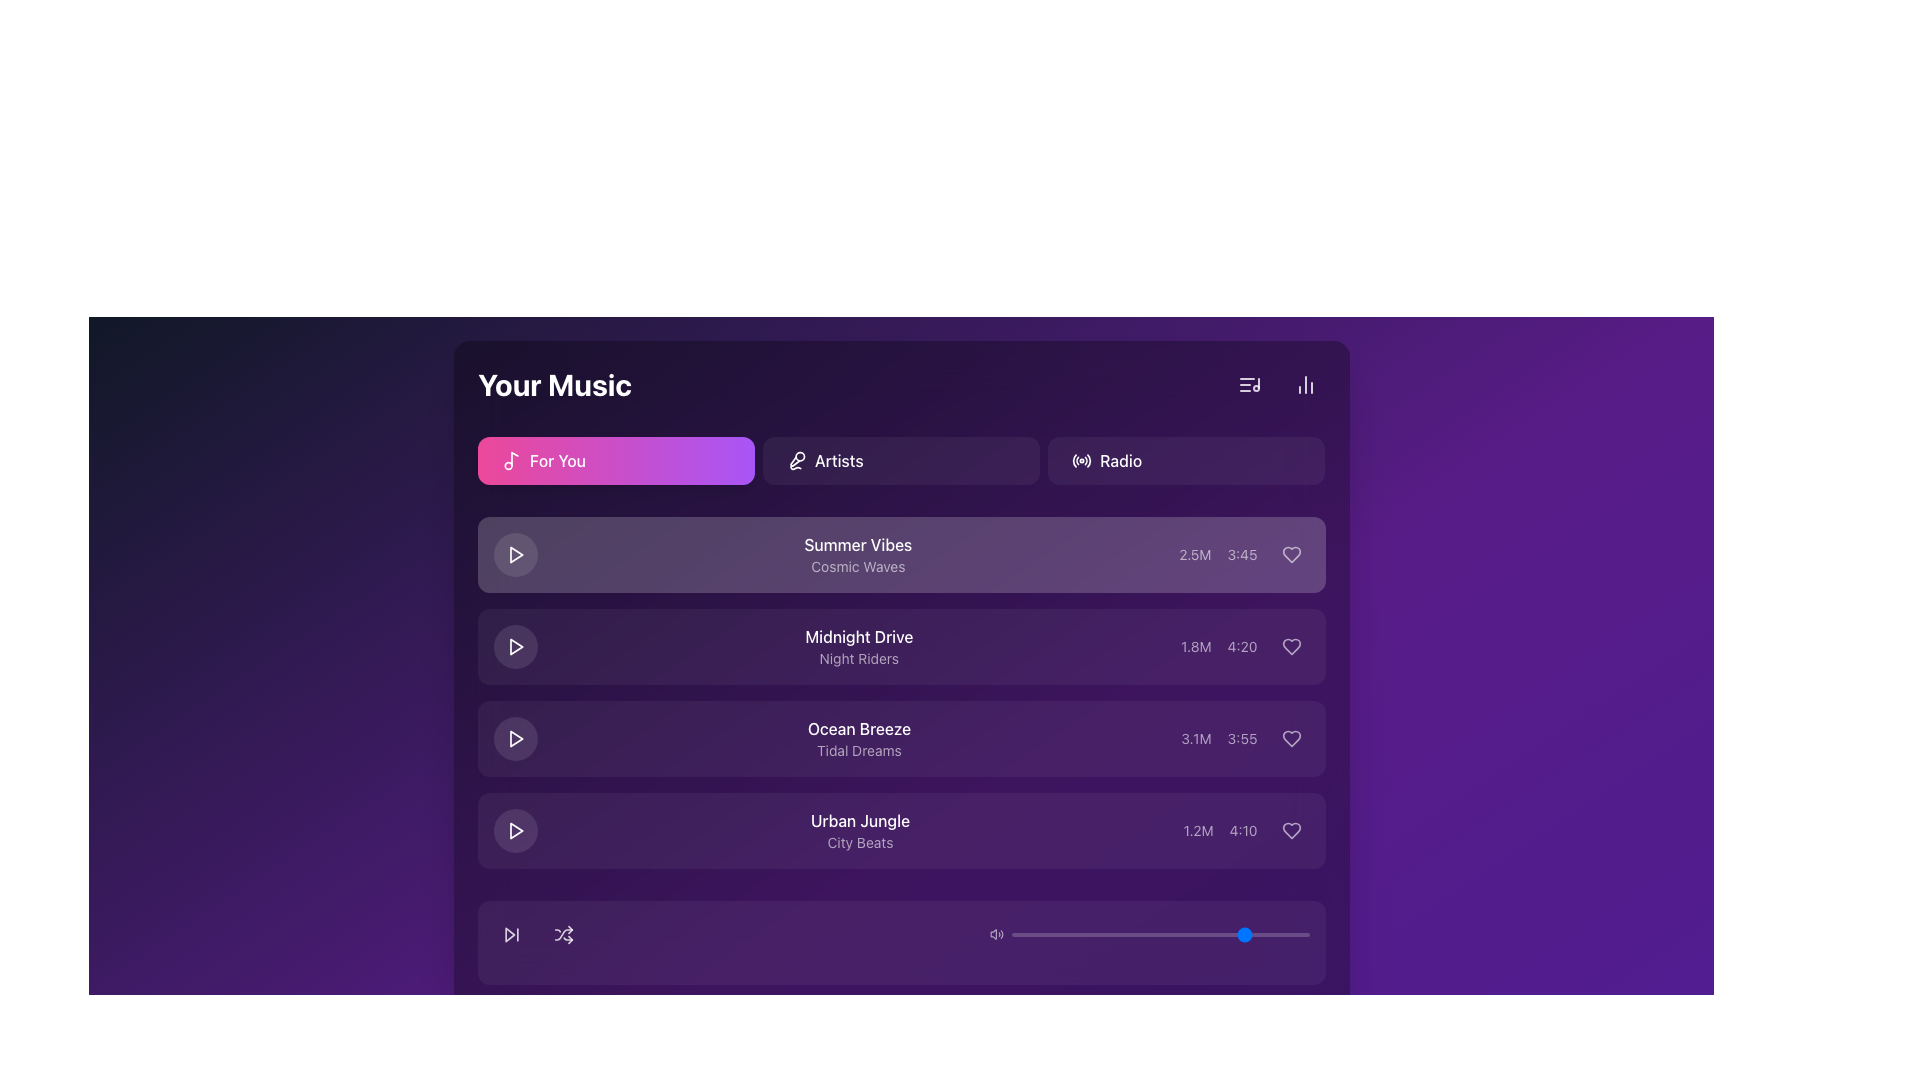 The image size is (1920, 1080). Describe the element at coordinates (1291, 647) in the screenshot. I see `the heart-shaped icon button located on the right side of the third list item row under the track title 'Midnight Drive'` at that location.